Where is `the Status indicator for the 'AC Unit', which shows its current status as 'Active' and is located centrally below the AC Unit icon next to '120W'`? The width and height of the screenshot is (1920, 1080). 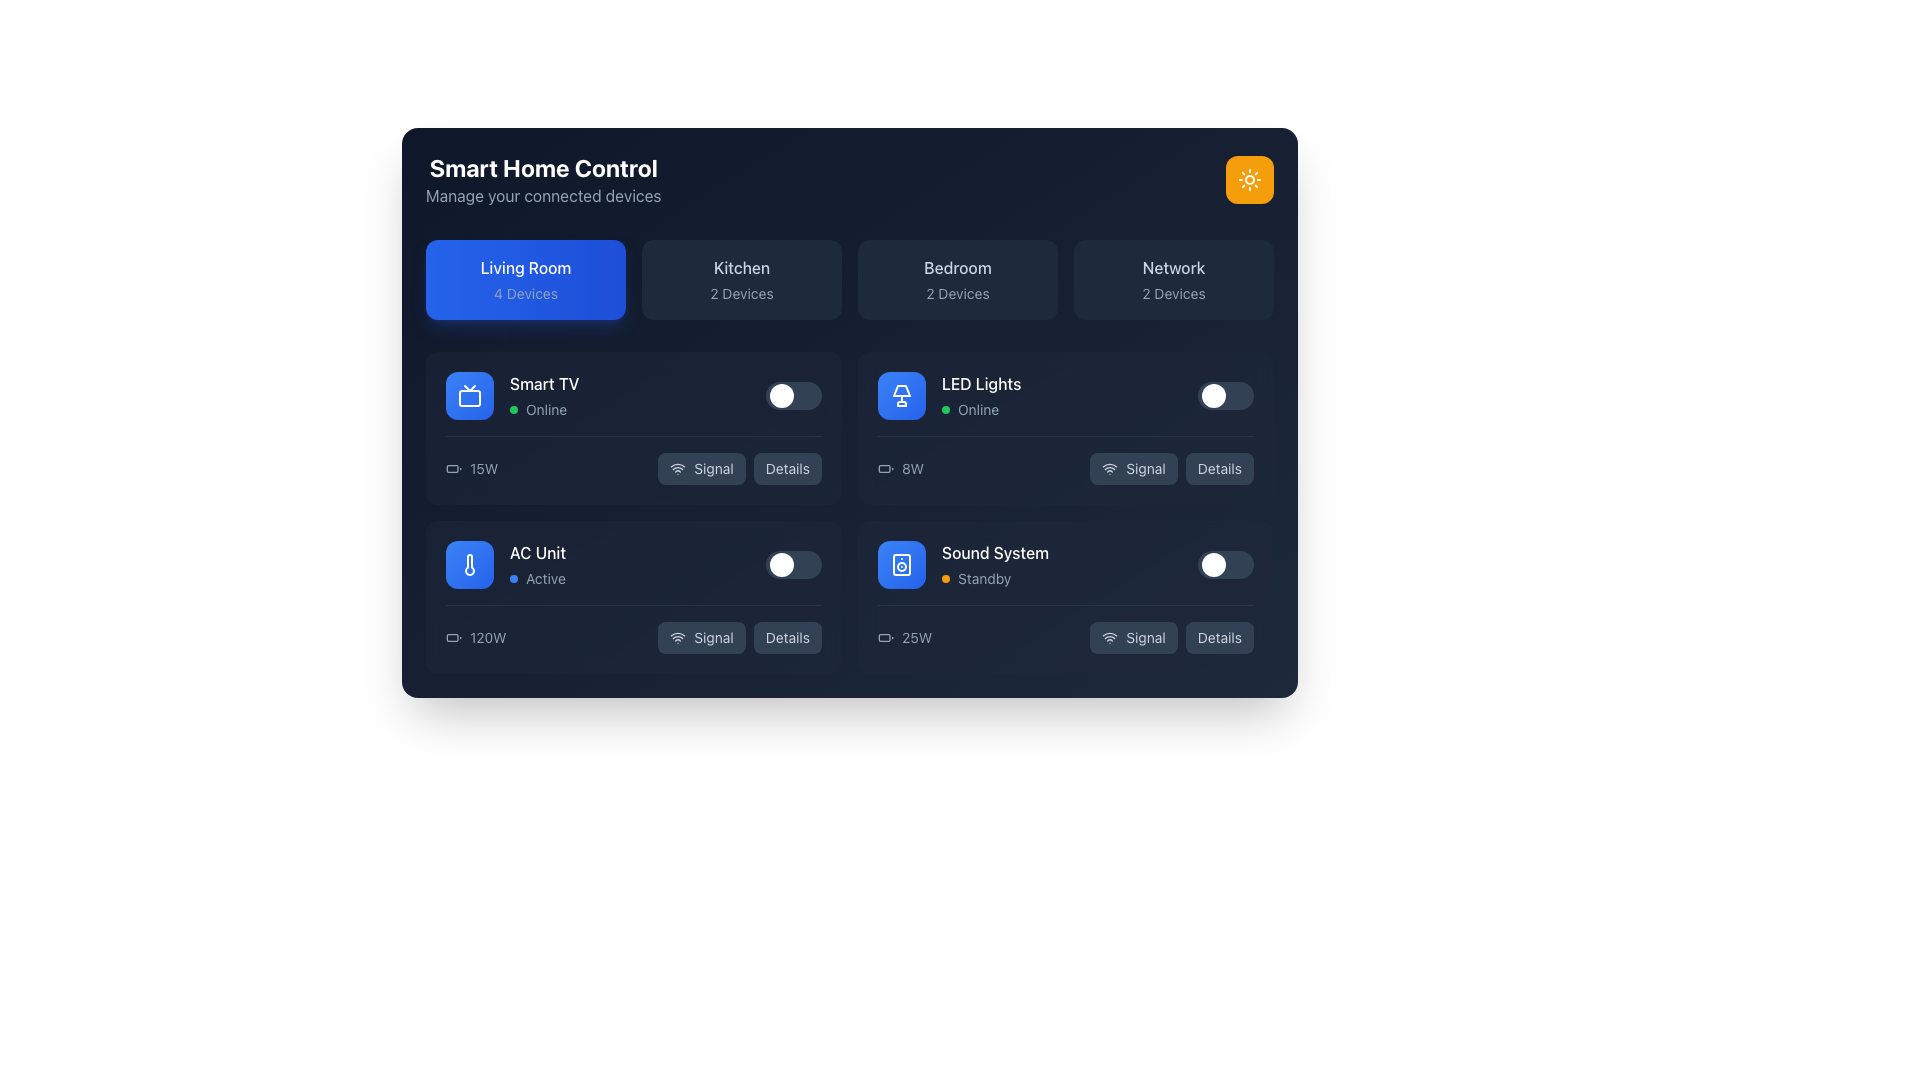 the Status indicator for the 'AC Unit', which shows its current status as 'Active' and is located centrally below the AC Unit icon next to '120W' is located at coordinates (537, 578).